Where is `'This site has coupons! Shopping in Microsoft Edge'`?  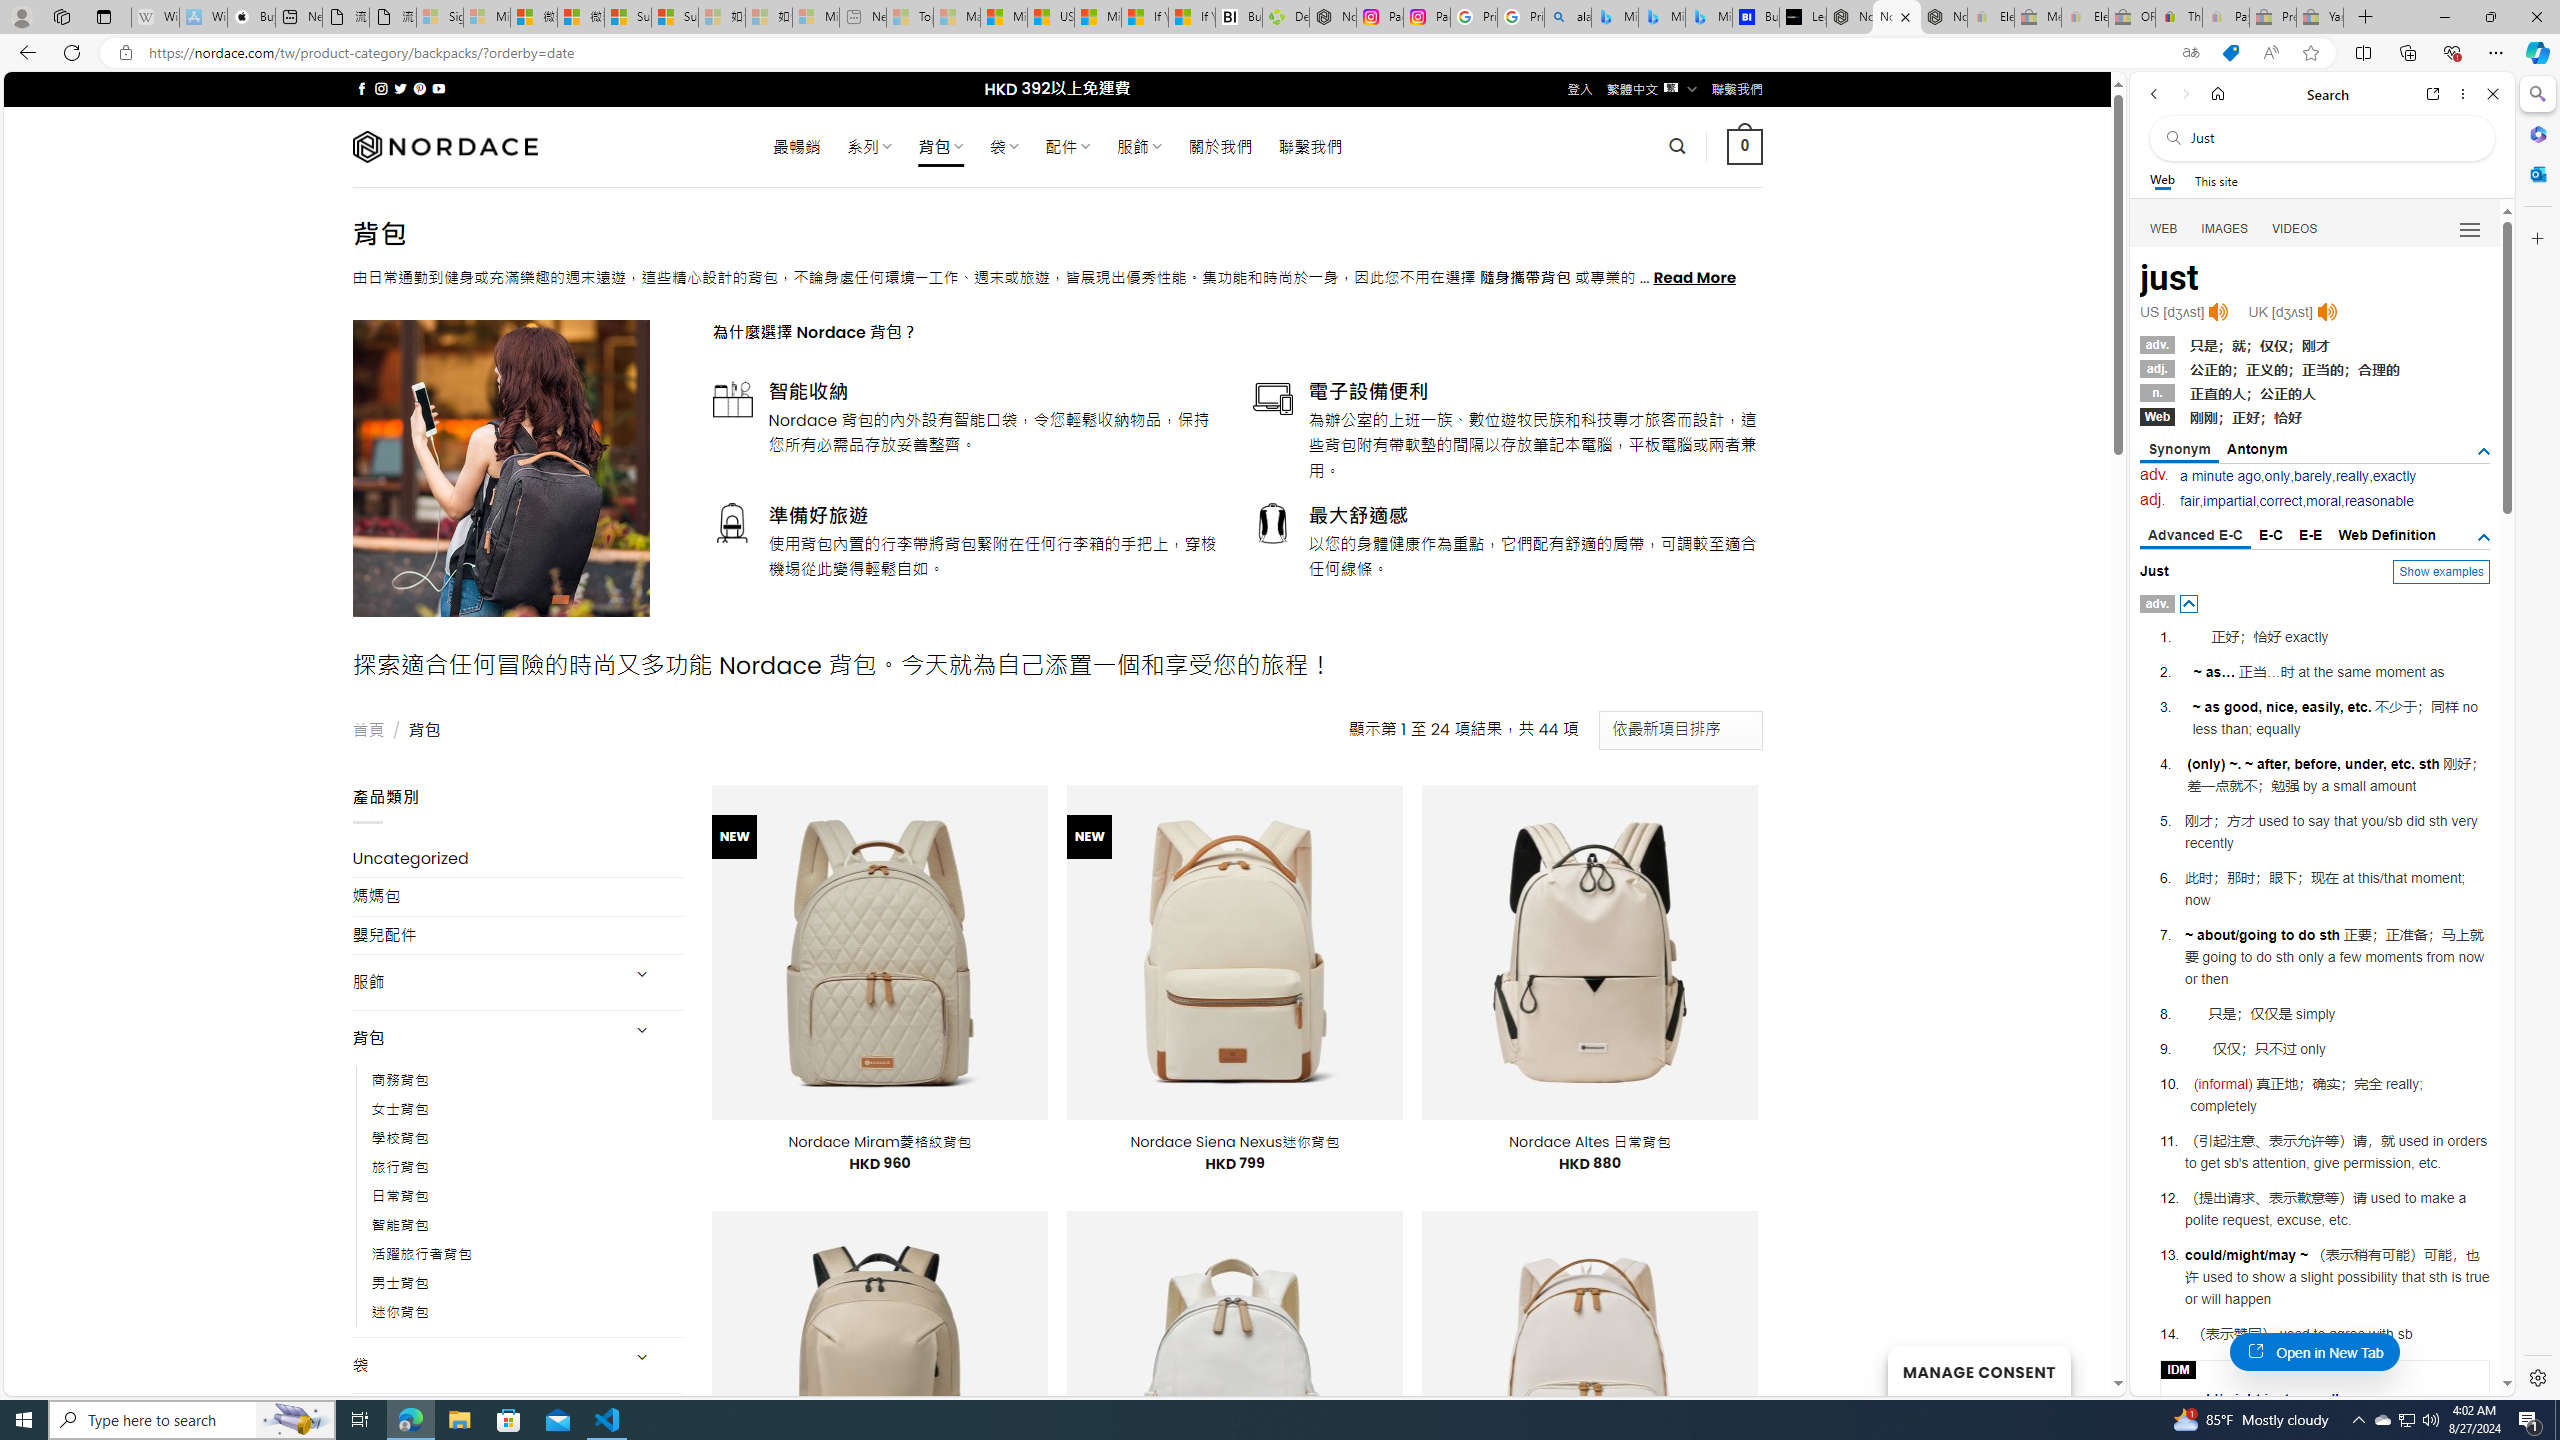
'This site has coupons! Shopping in Microsoft Edge' is located at coordinates (2230, 53).